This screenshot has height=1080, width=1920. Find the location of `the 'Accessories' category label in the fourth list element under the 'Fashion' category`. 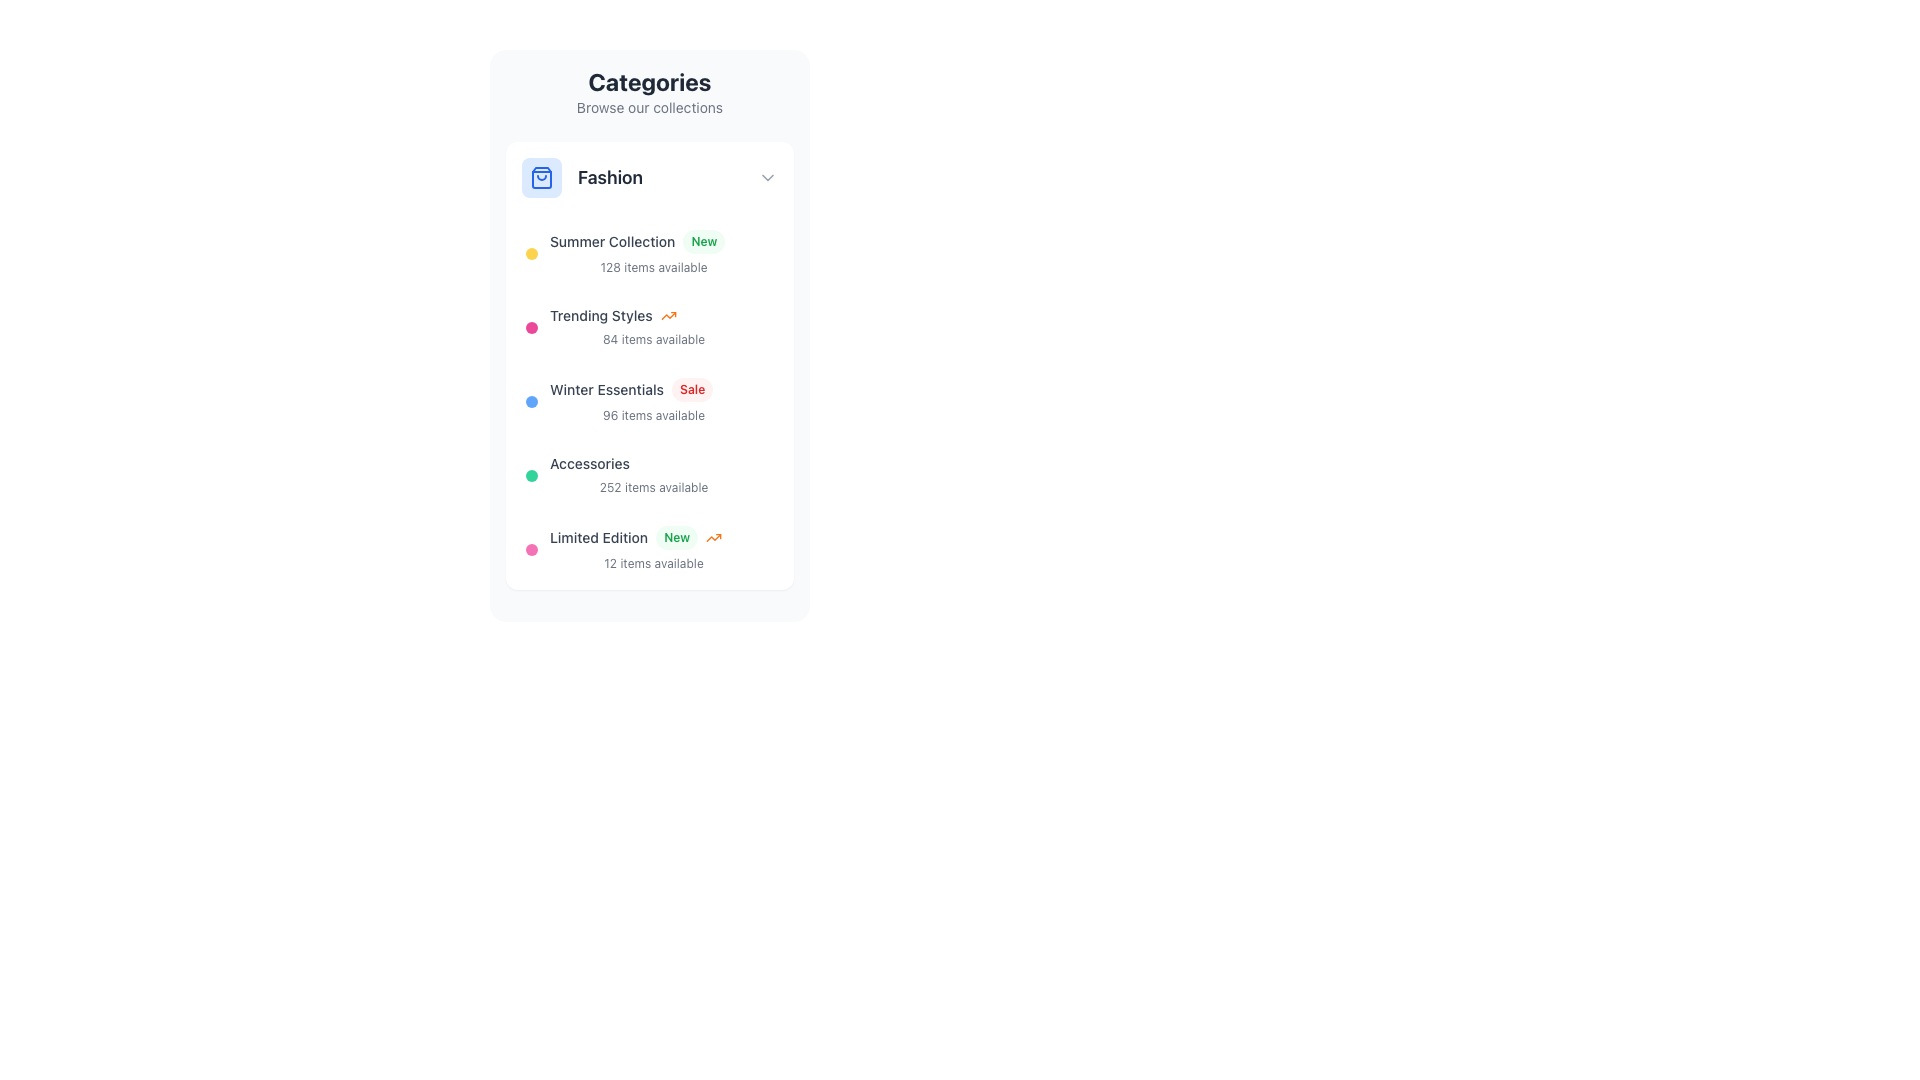

the 'Accessories' category label in the fourth list element under the 'Fashion' category is located at coordinates (653, 475).